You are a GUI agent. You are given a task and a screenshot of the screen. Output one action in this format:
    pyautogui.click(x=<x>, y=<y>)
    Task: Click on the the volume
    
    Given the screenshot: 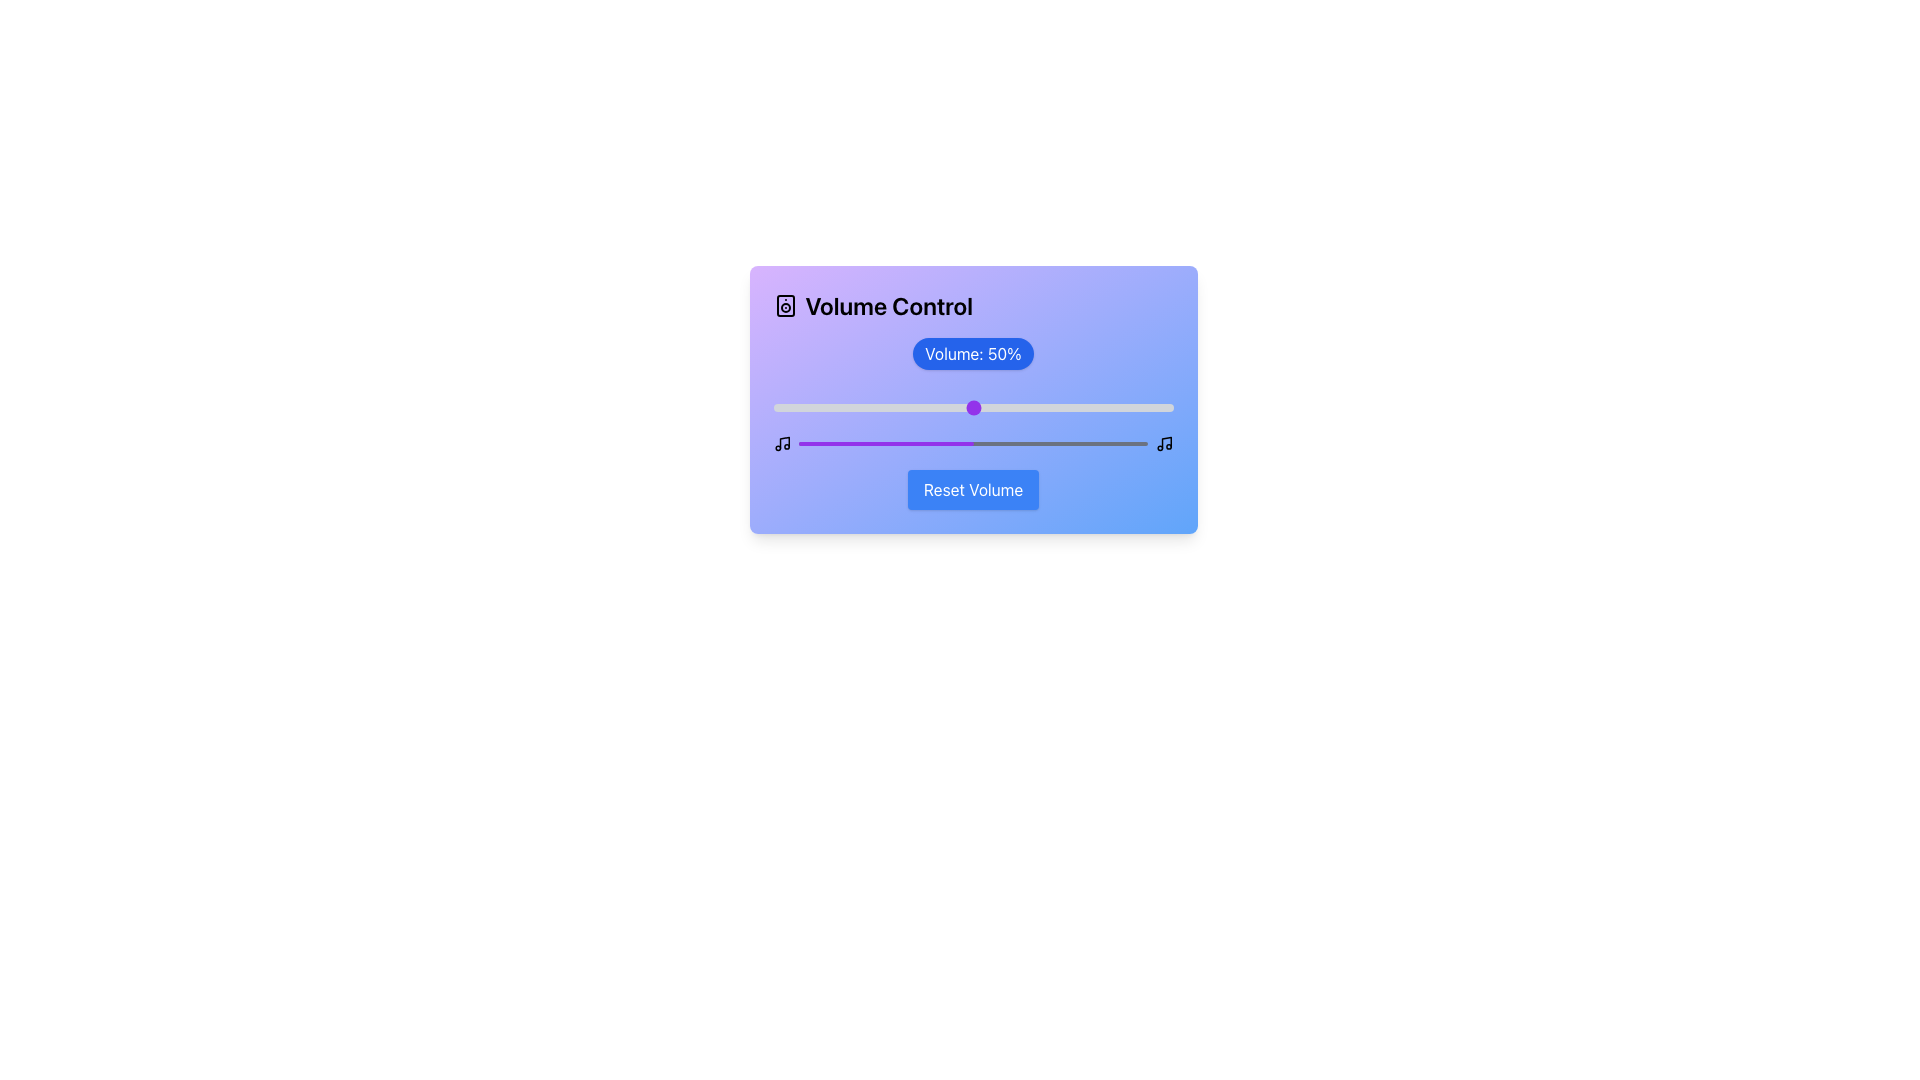 What is the action you would take?
    pyautogui.click(x=990, y=442)
    